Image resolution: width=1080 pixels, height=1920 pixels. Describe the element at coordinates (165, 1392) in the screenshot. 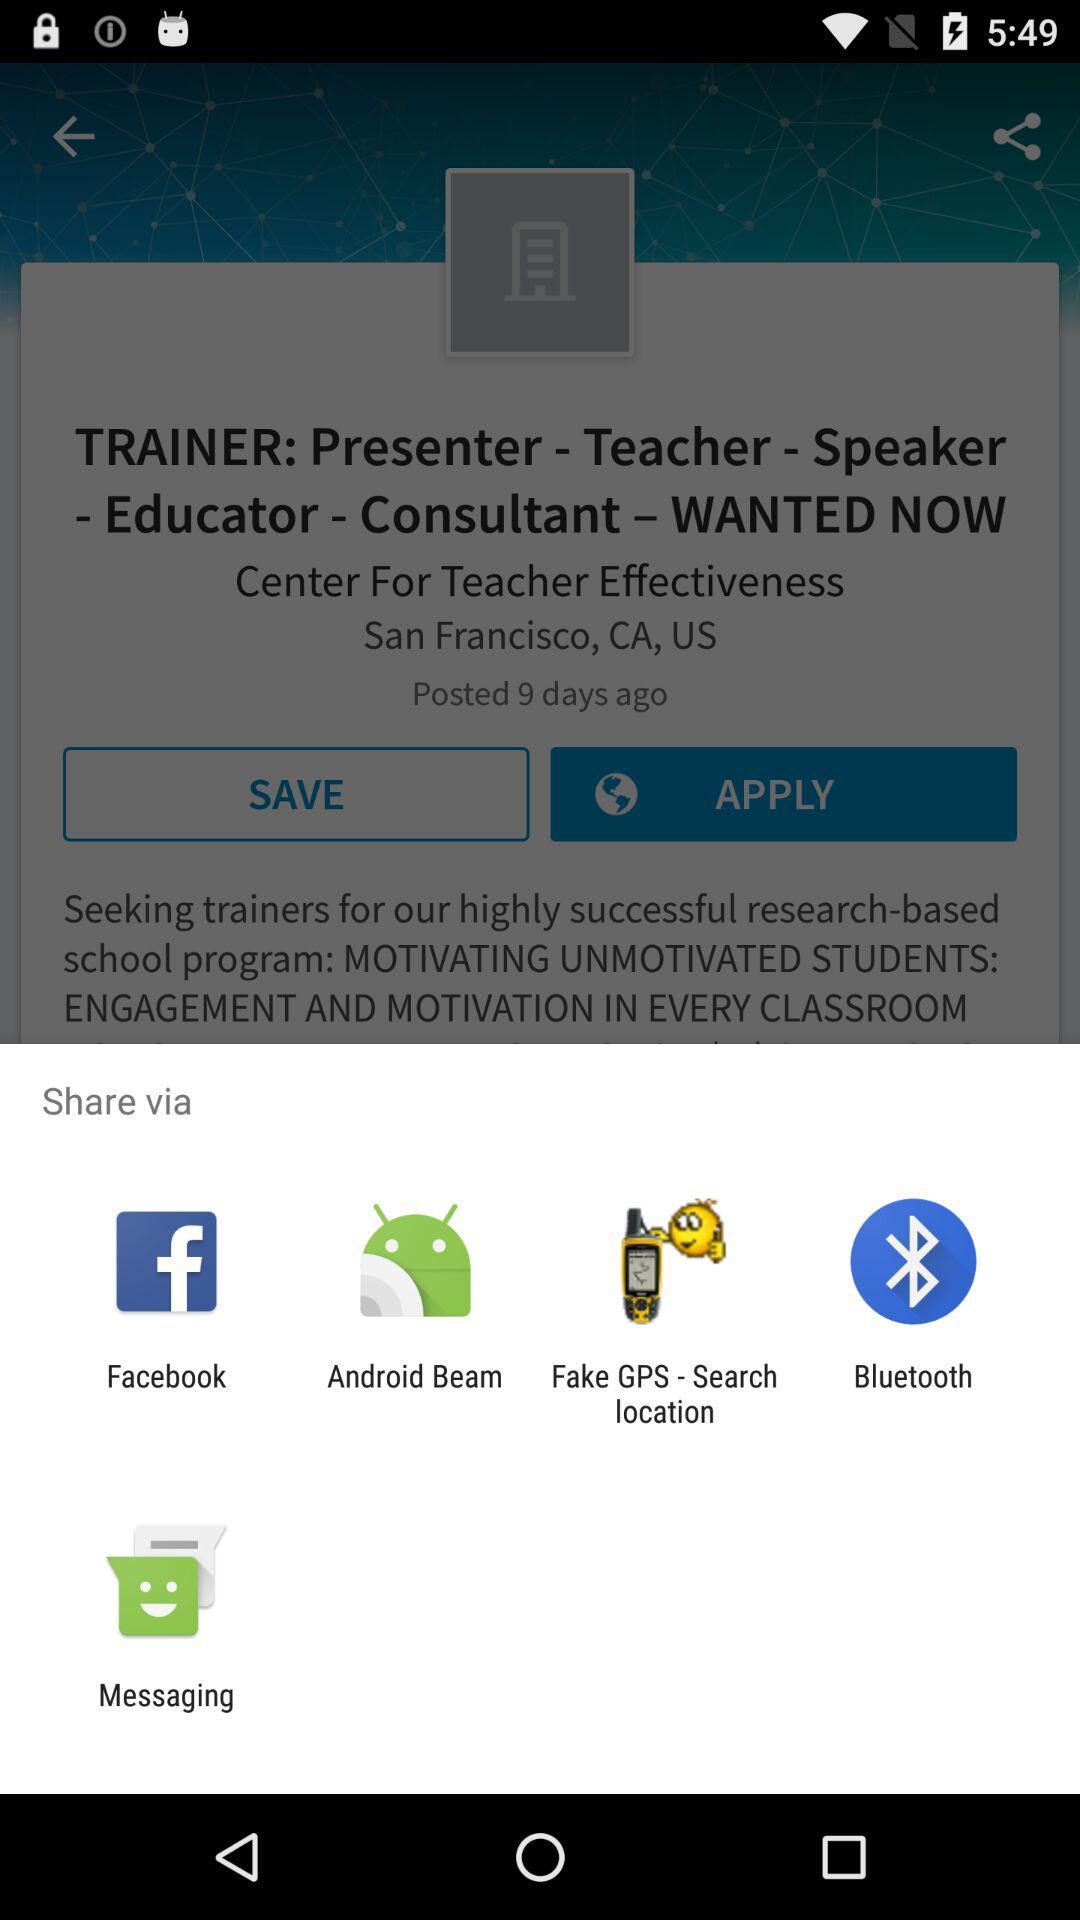

I see `facebook` at that location.